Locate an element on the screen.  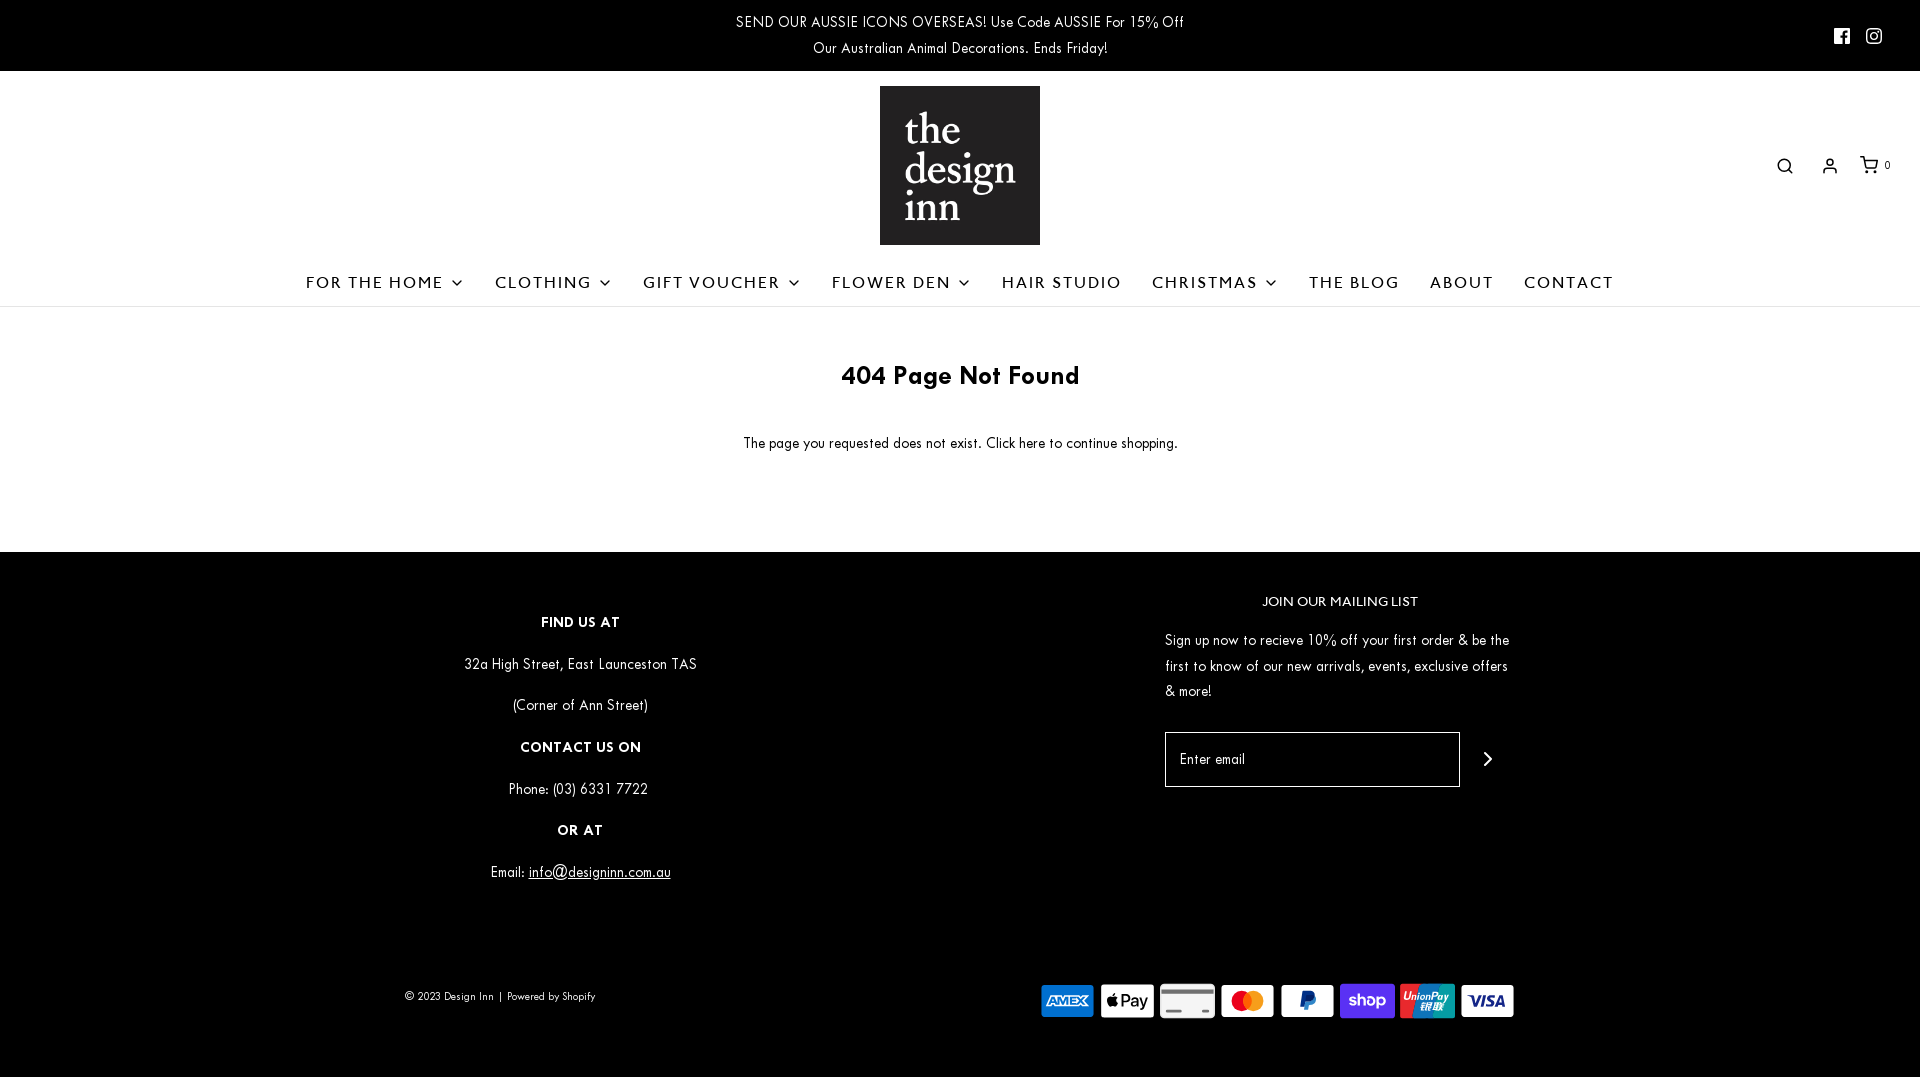
'FOR THE HOME' is located at coordinates (385, 282).